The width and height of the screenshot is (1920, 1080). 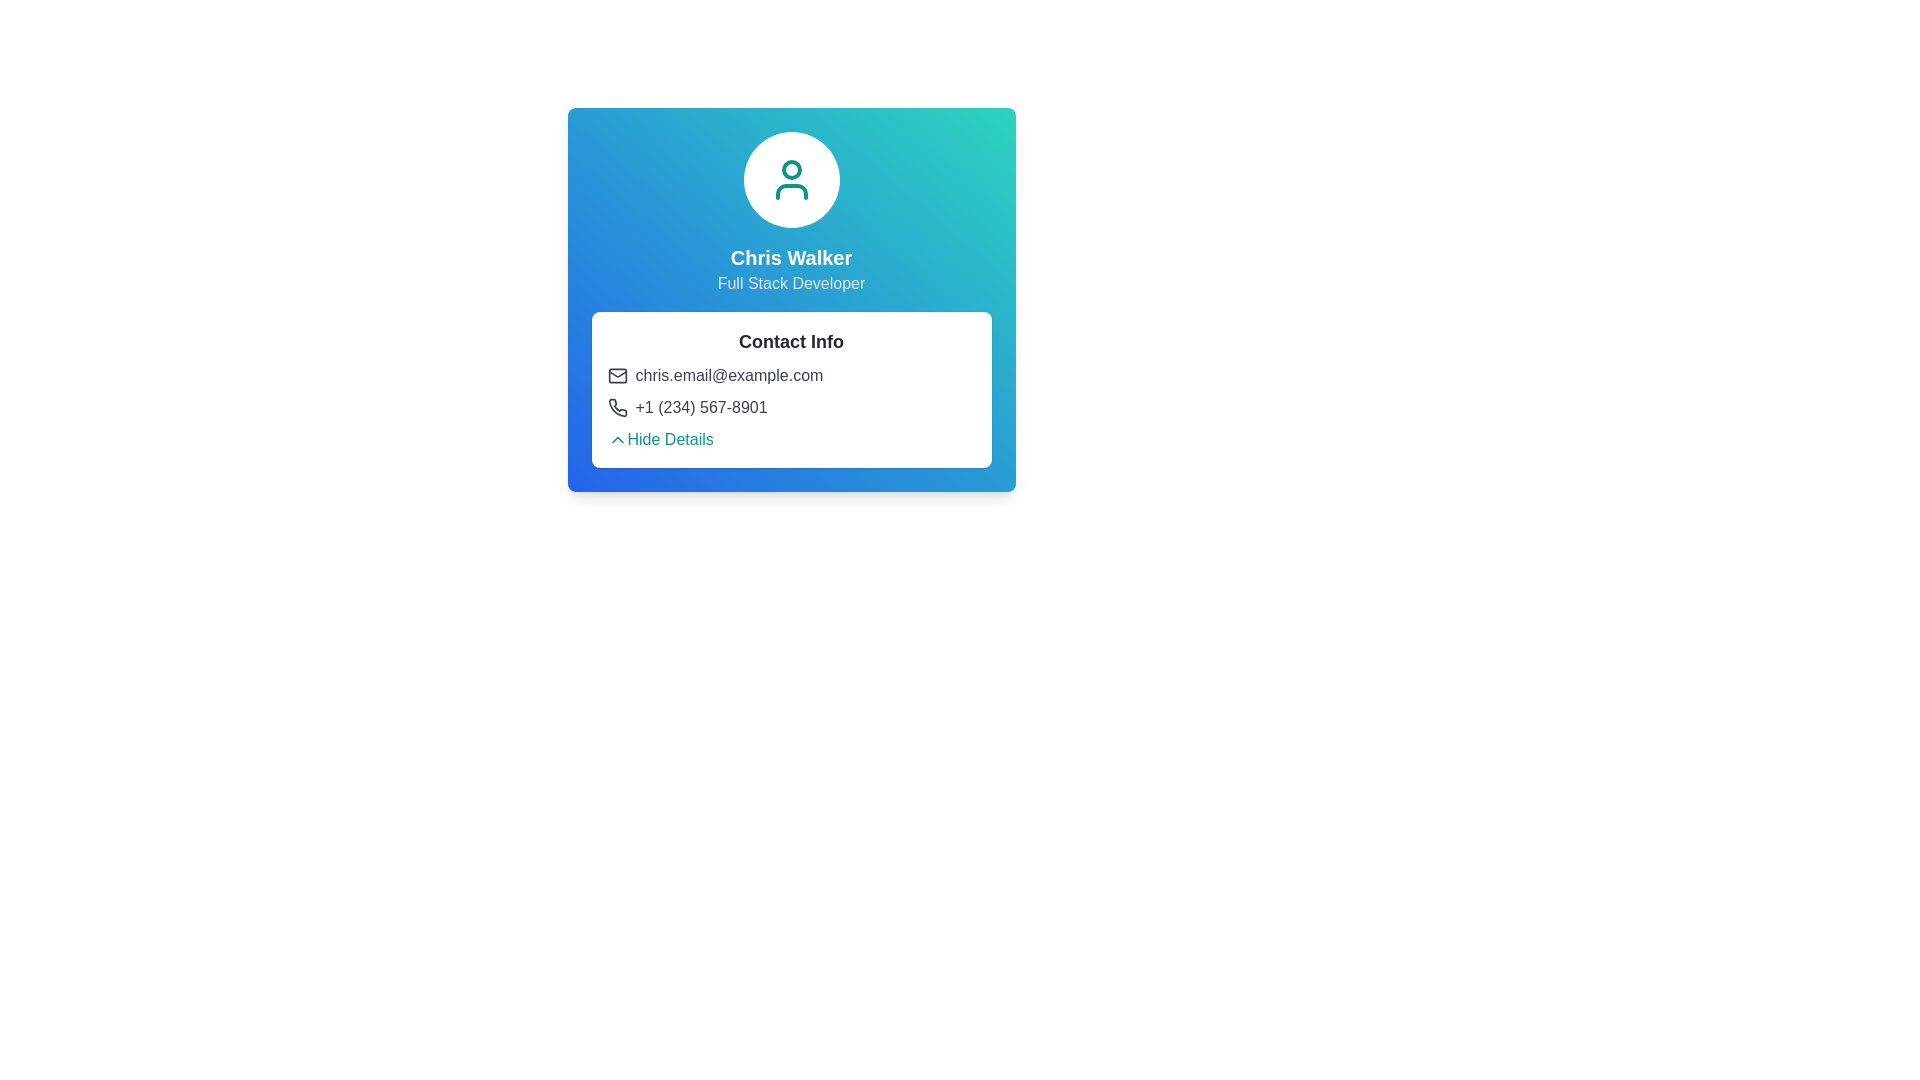 I want to click on envelope-shaped email icon located in the 'Contact Info' section, positioned to the left of the email text 'chris.email@example.com', so click(x=616, y=375).